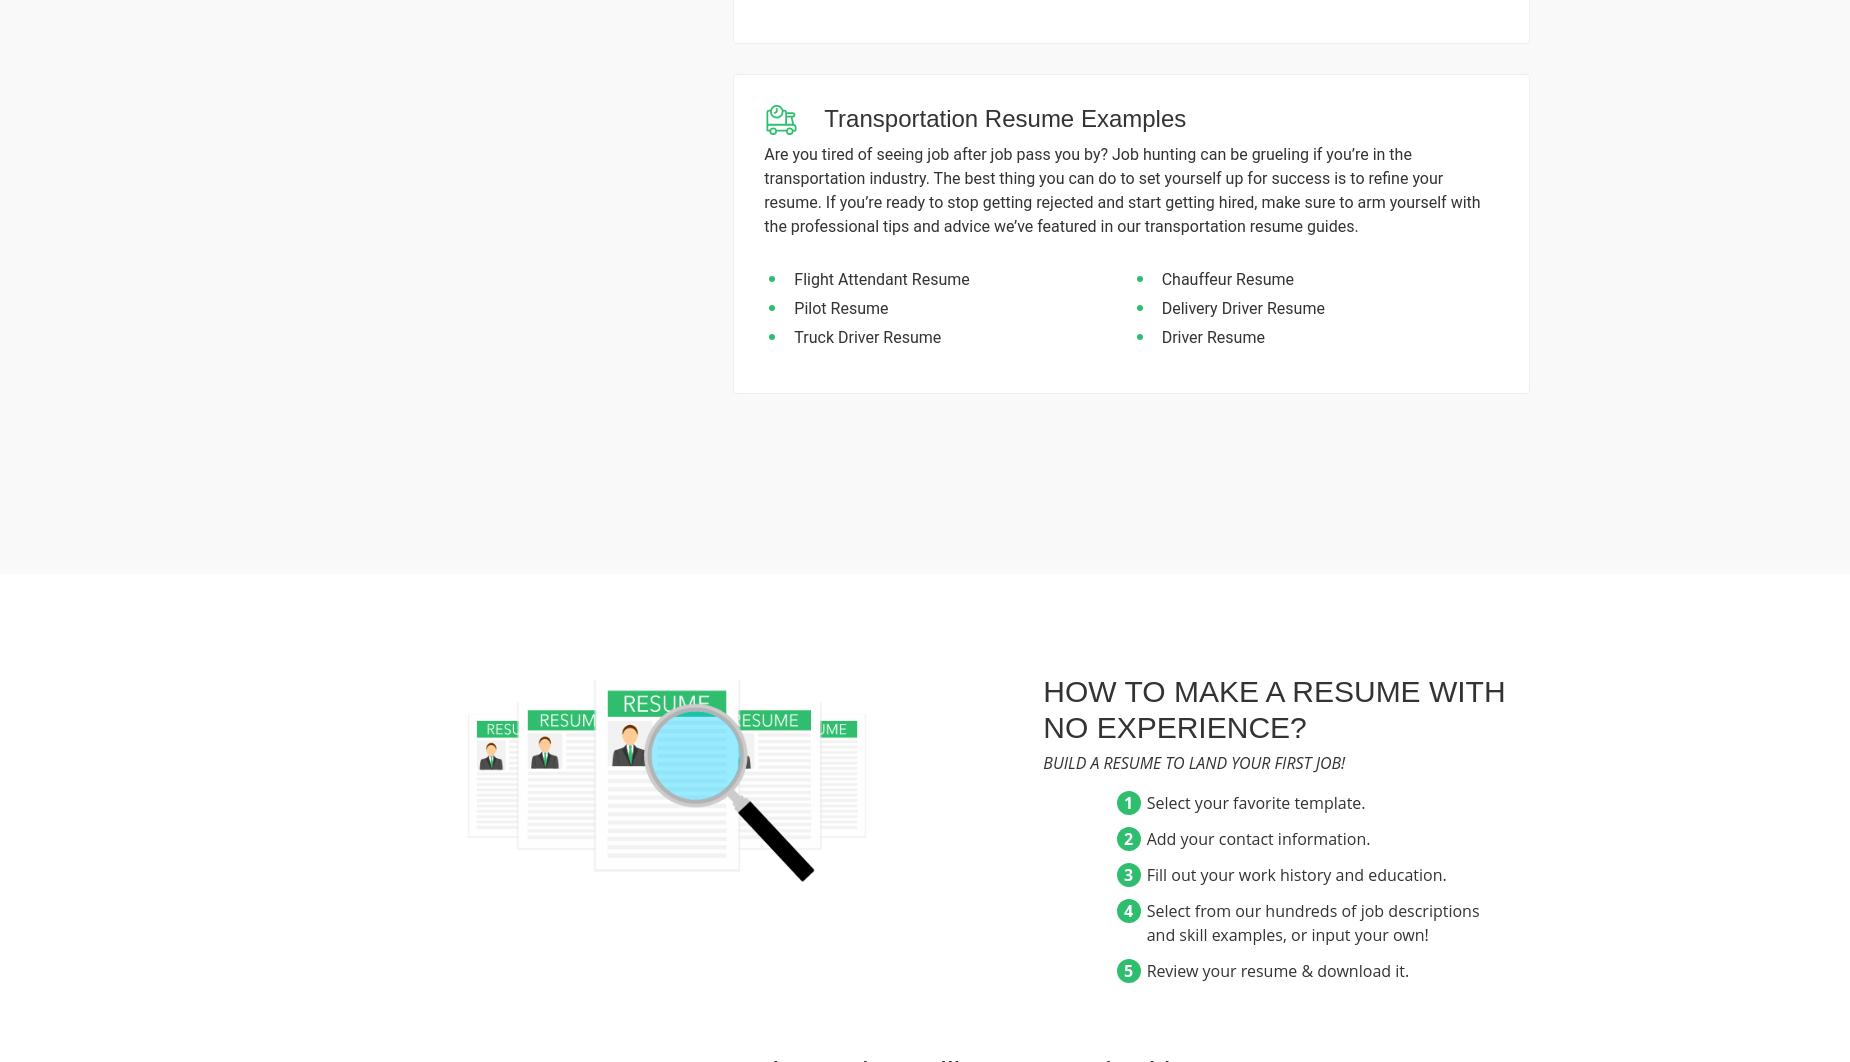 This screenshot has height=1062, width=1850. Describe the element at coordinates (841, 307) in the screenshot. I see `'Pilot Resume'` at that location.